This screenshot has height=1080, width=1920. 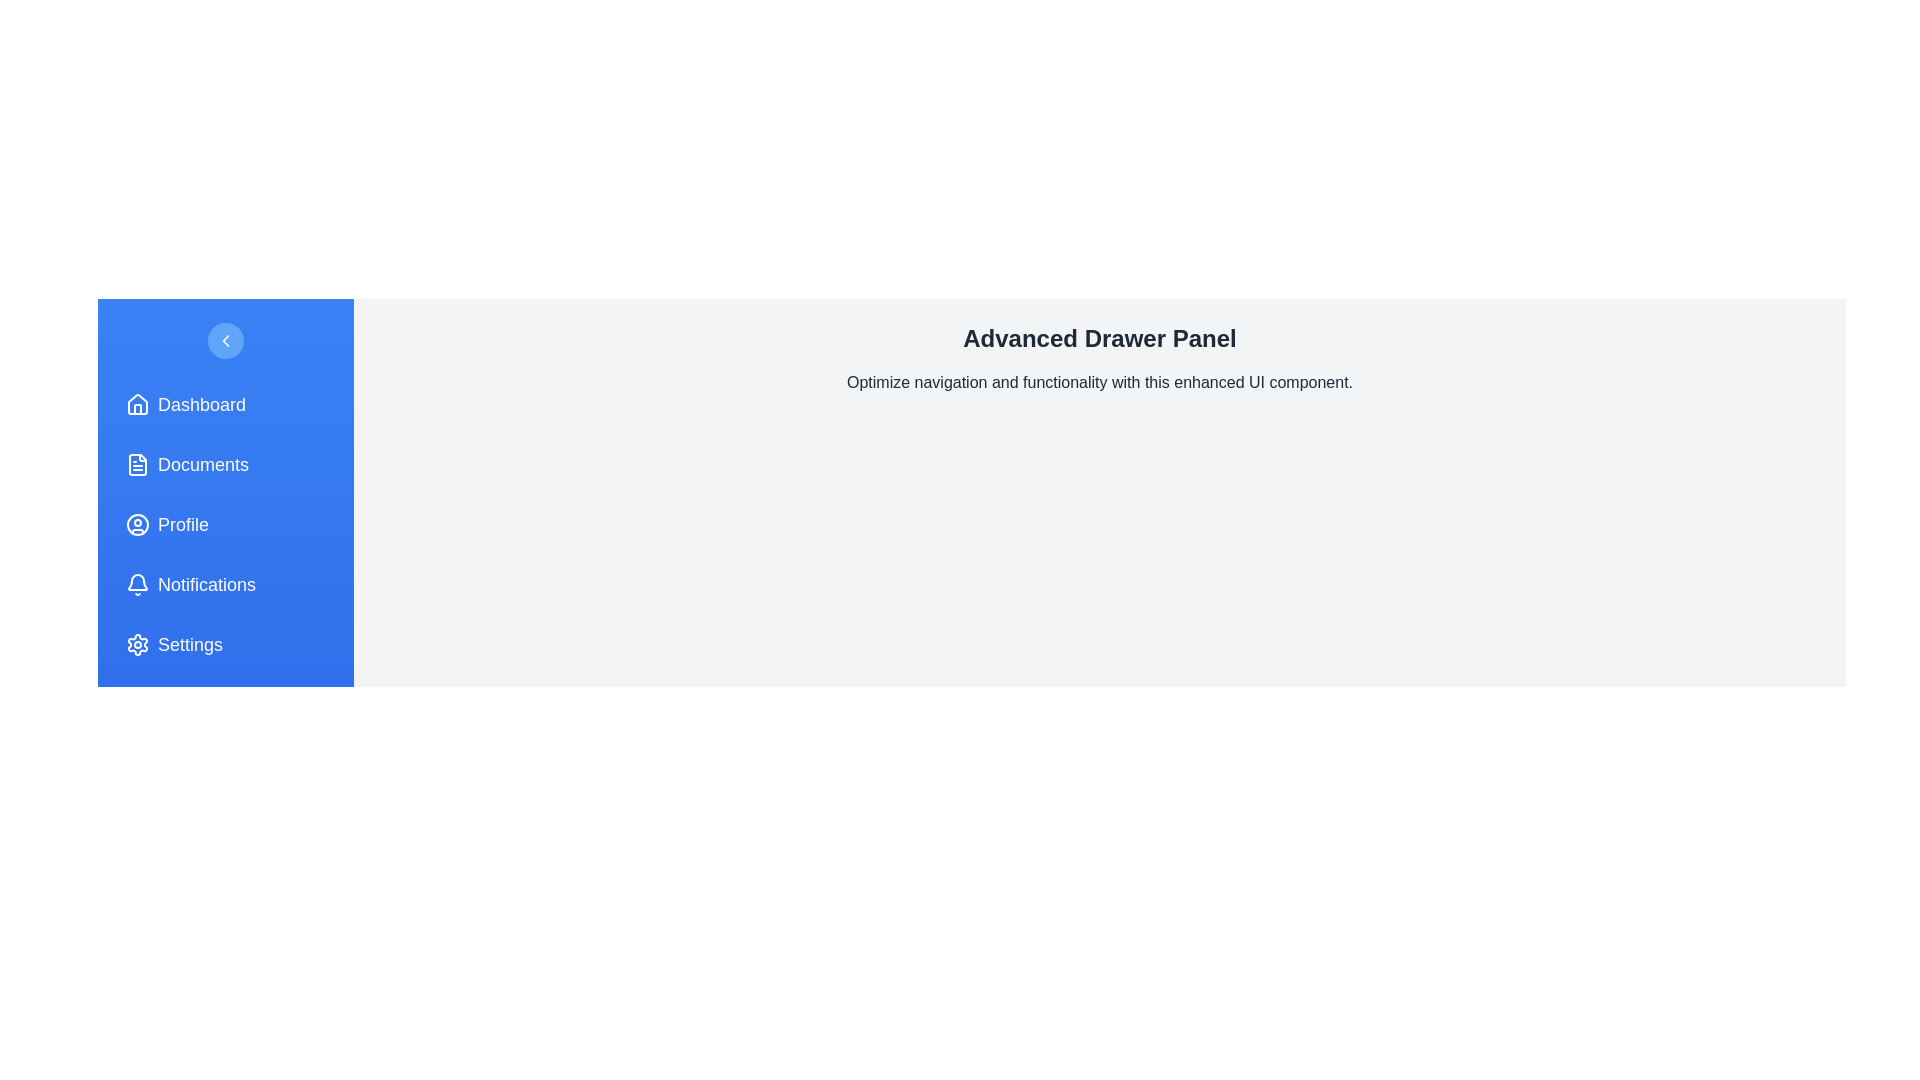 I want to click on the menu item labeled Profile, so click(x=225, y=523).